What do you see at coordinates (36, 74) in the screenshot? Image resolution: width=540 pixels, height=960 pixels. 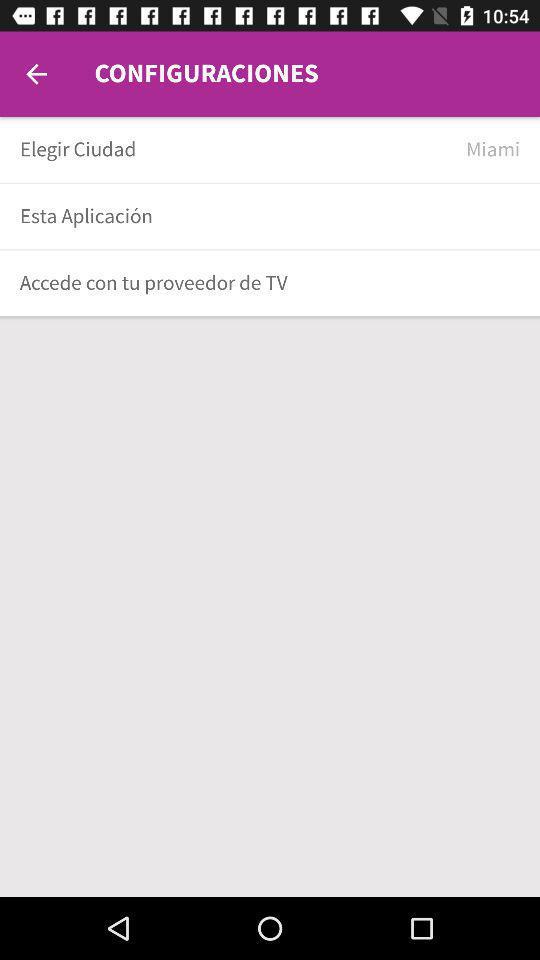 I see `return to previous` at bounding box center [36, 74].